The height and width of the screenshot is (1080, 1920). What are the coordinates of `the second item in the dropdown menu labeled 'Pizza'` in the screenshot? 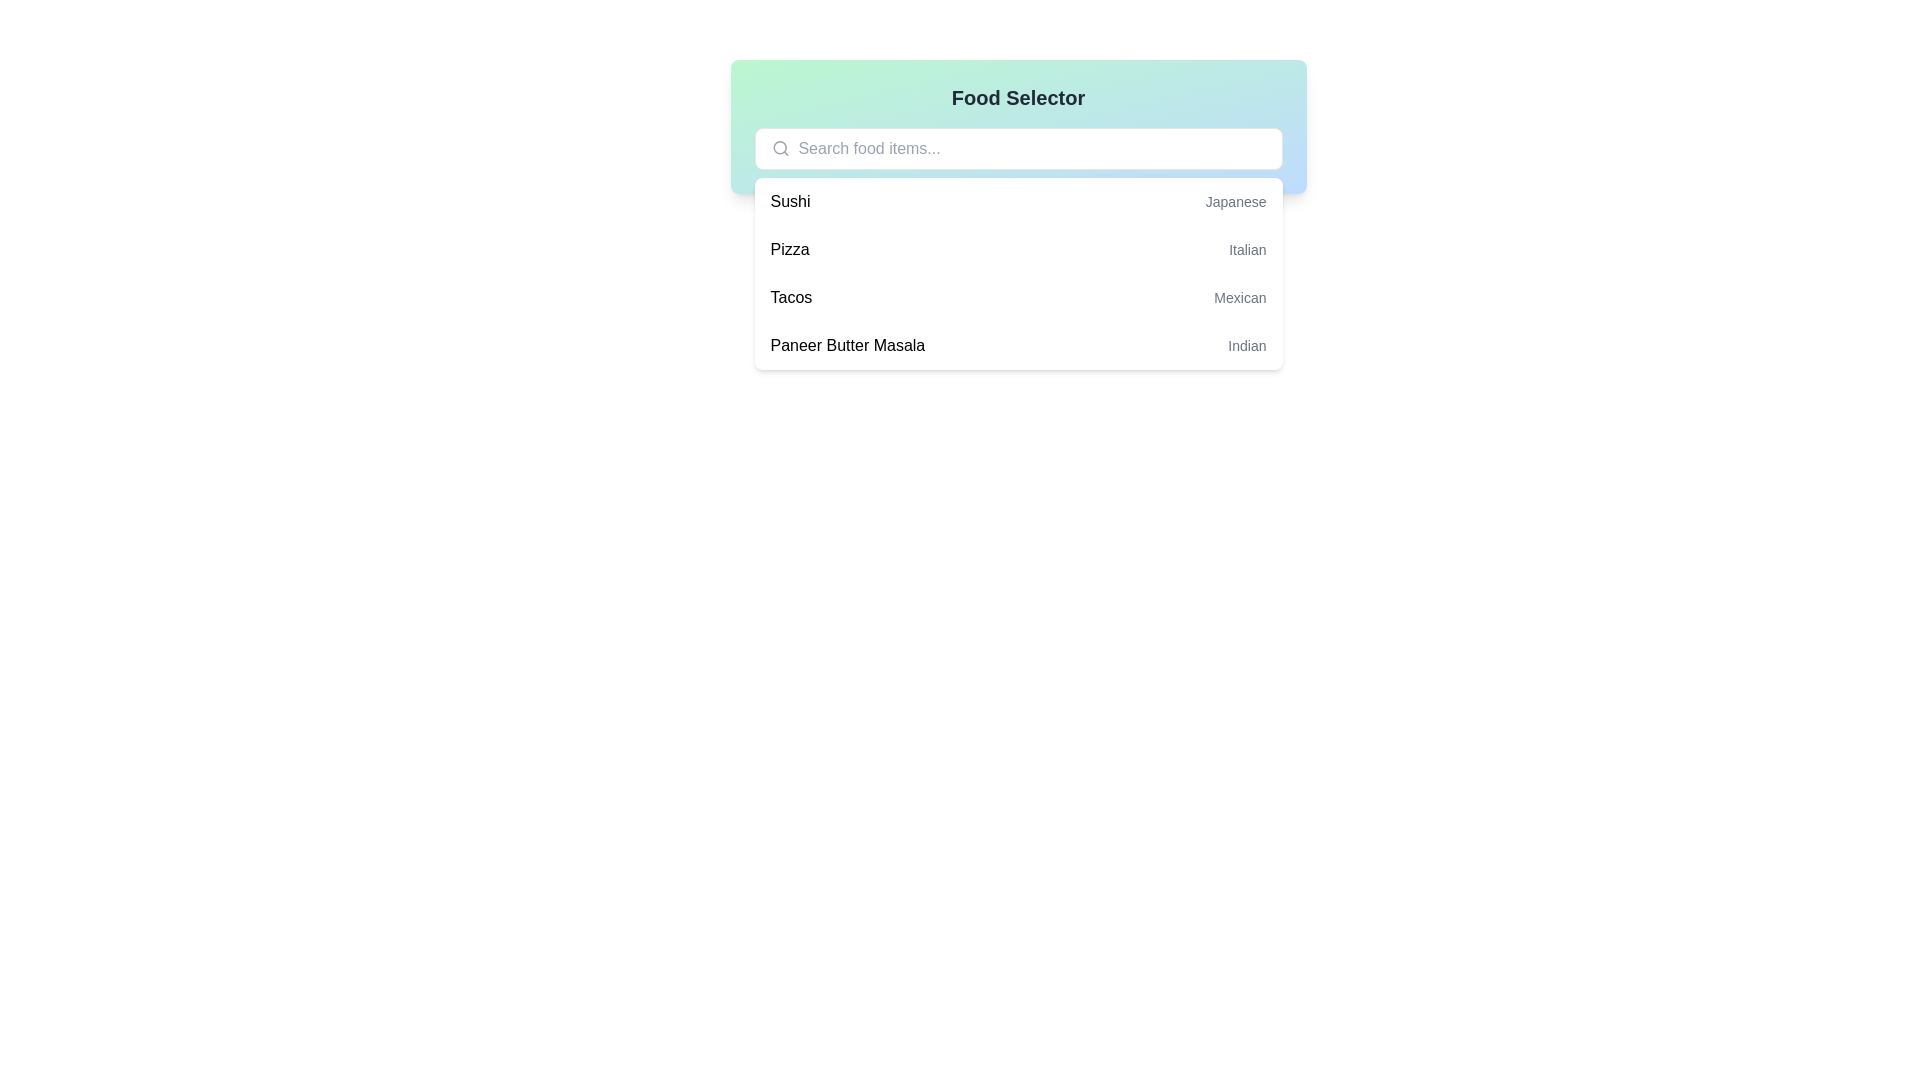 It's located at (1018, 249).